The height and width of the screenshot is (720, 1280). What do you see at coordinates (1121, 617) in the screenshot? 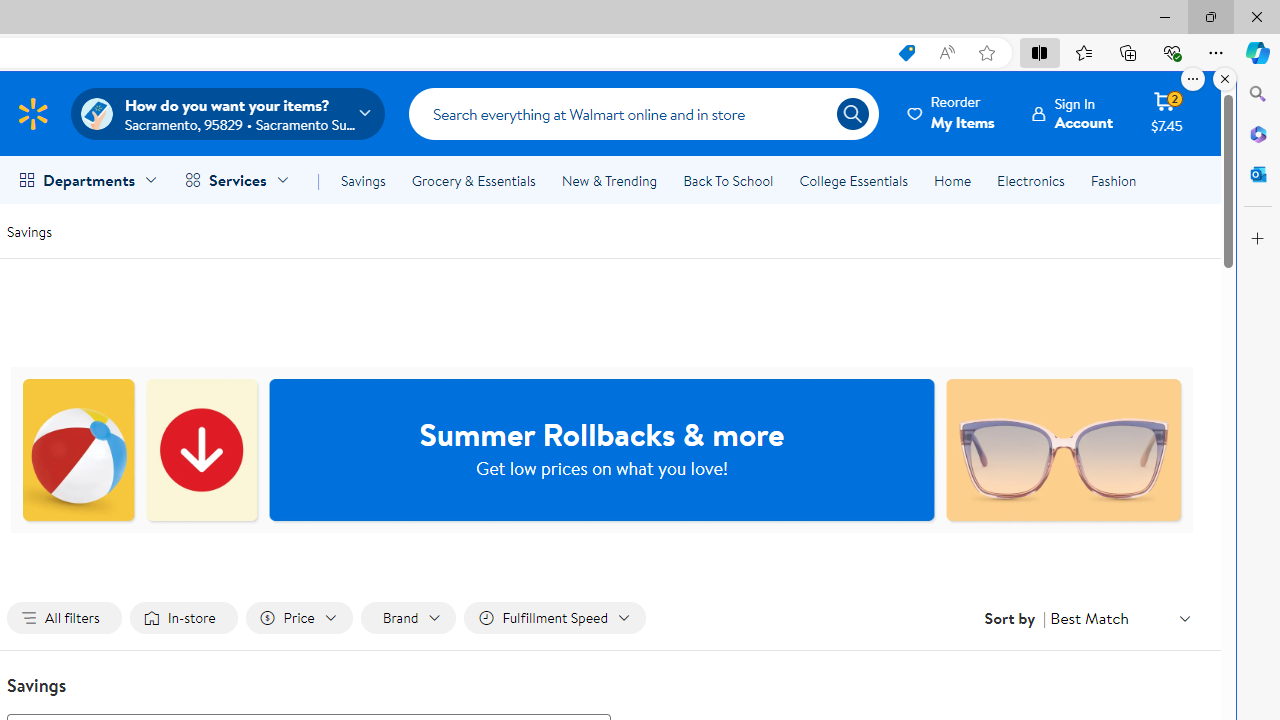
I see `'Sort by Best Match'` at bounding box center [1121, 617].